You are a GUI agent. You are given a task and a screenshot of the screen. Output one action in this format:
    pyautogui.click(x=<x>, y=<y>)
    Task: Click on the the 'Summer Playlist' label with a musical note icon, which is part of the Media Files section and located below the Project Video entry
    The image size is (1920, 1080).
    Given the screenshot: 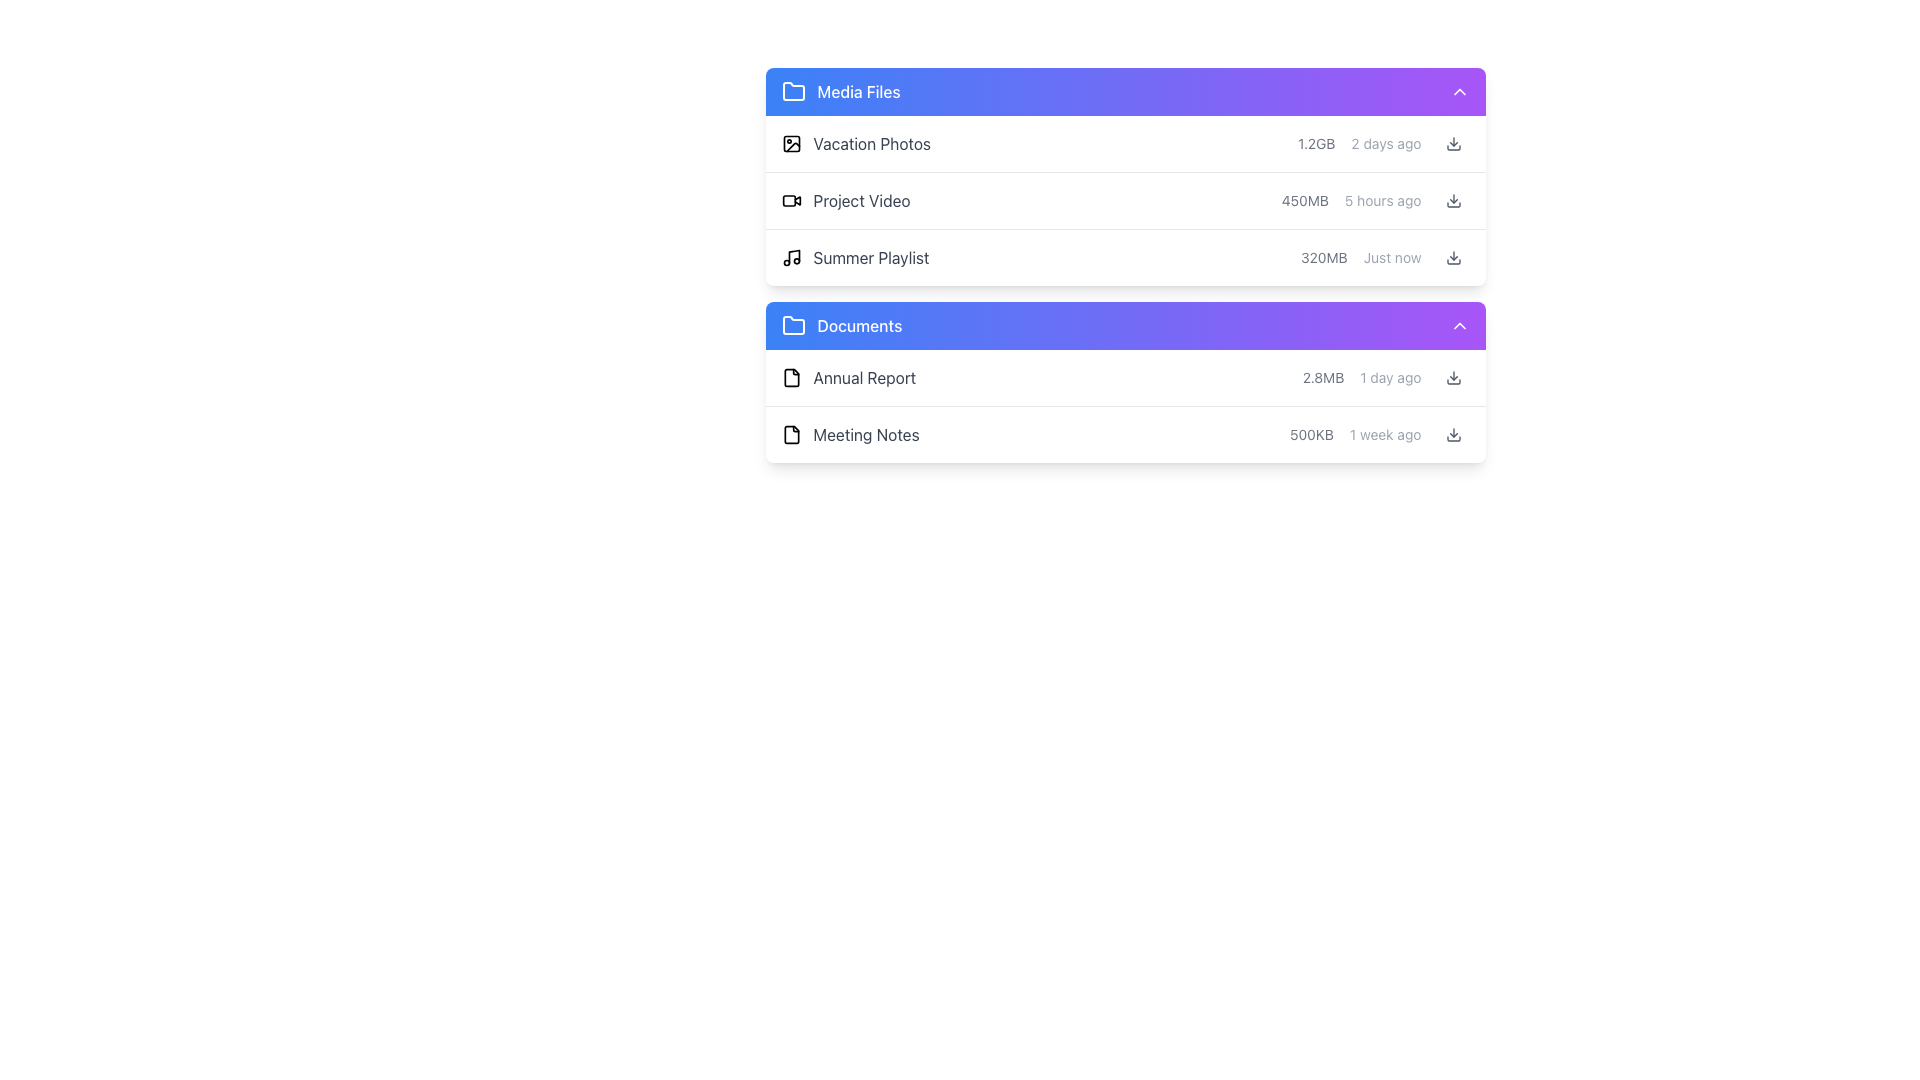 What is the action you would take?
    pyautogui.click(x=855, y=257)
    